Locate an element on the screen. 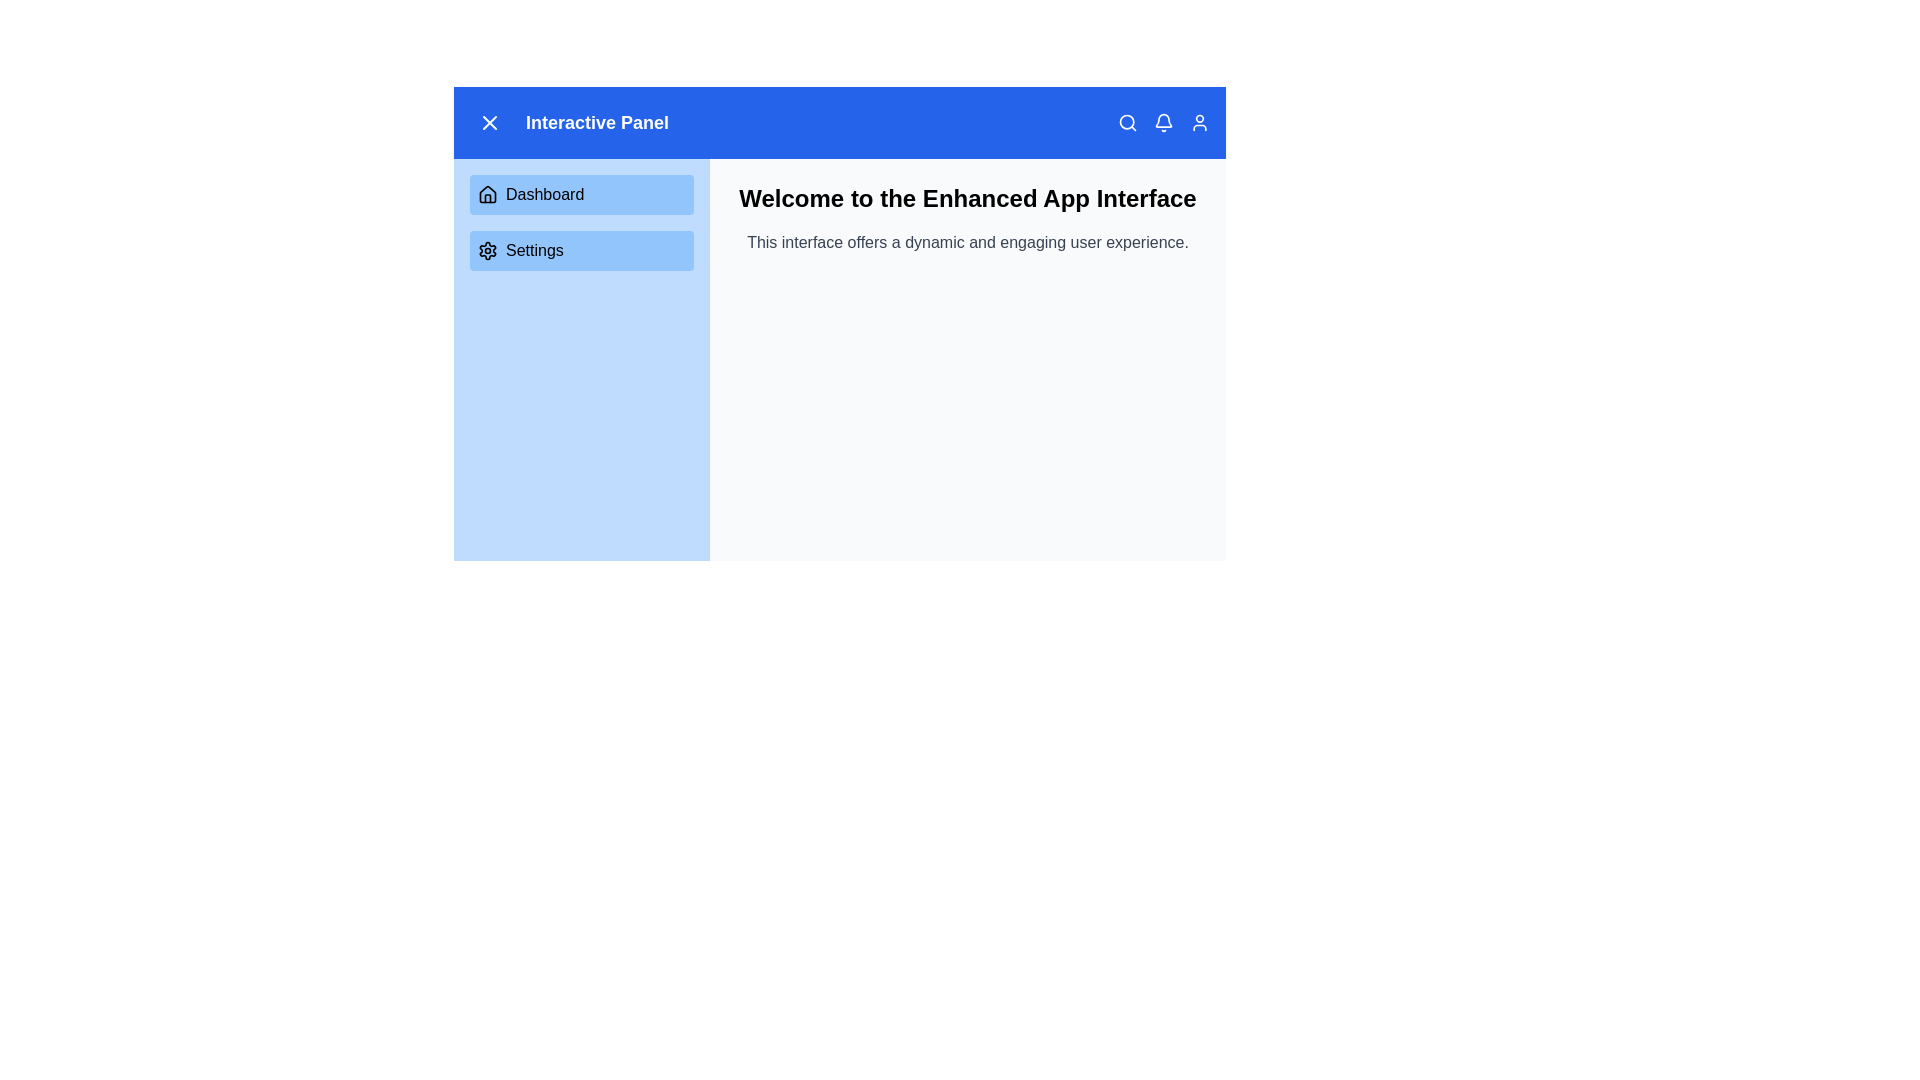 The image size is (1920, 1080). the circular blue button with a white 'X' symbol to observe the hover effect is located at coordinates (489, 123).